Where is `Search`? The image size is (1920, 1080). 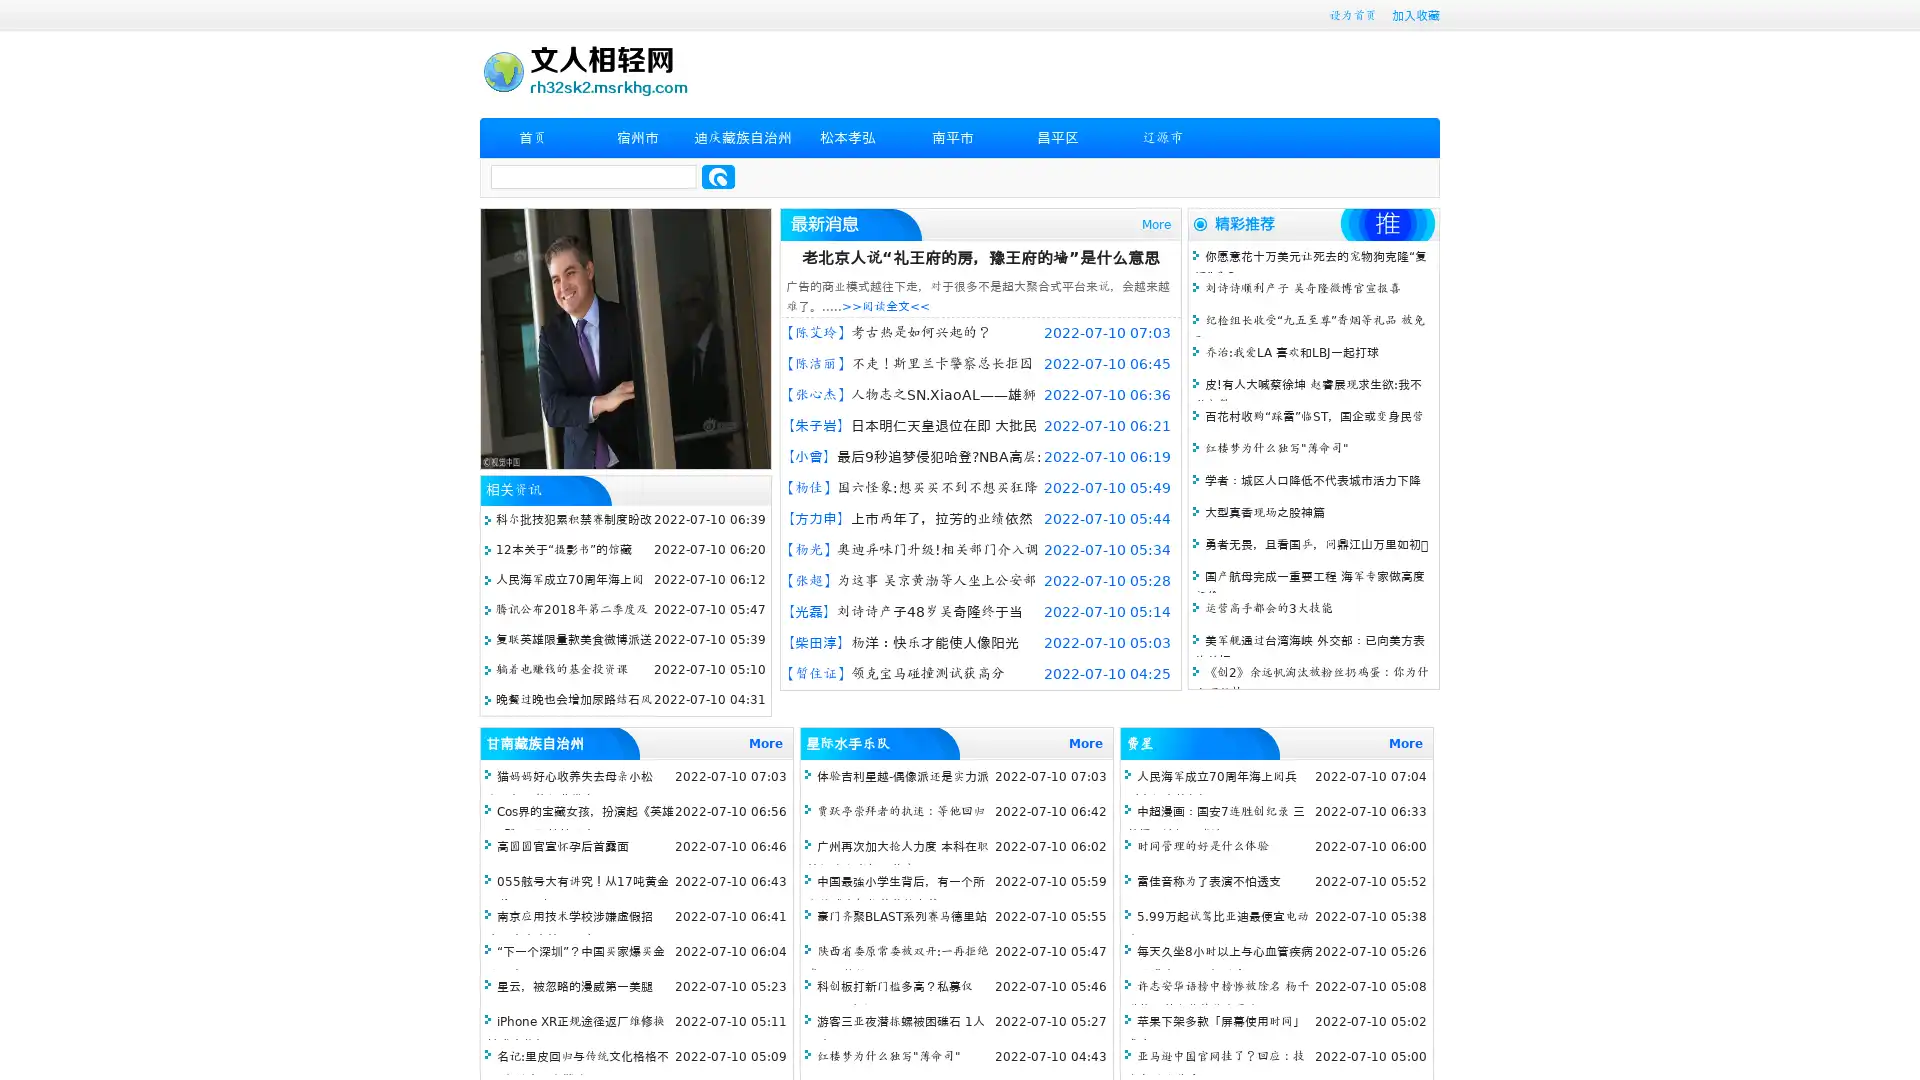 Search is located at coordinates (718, 176).